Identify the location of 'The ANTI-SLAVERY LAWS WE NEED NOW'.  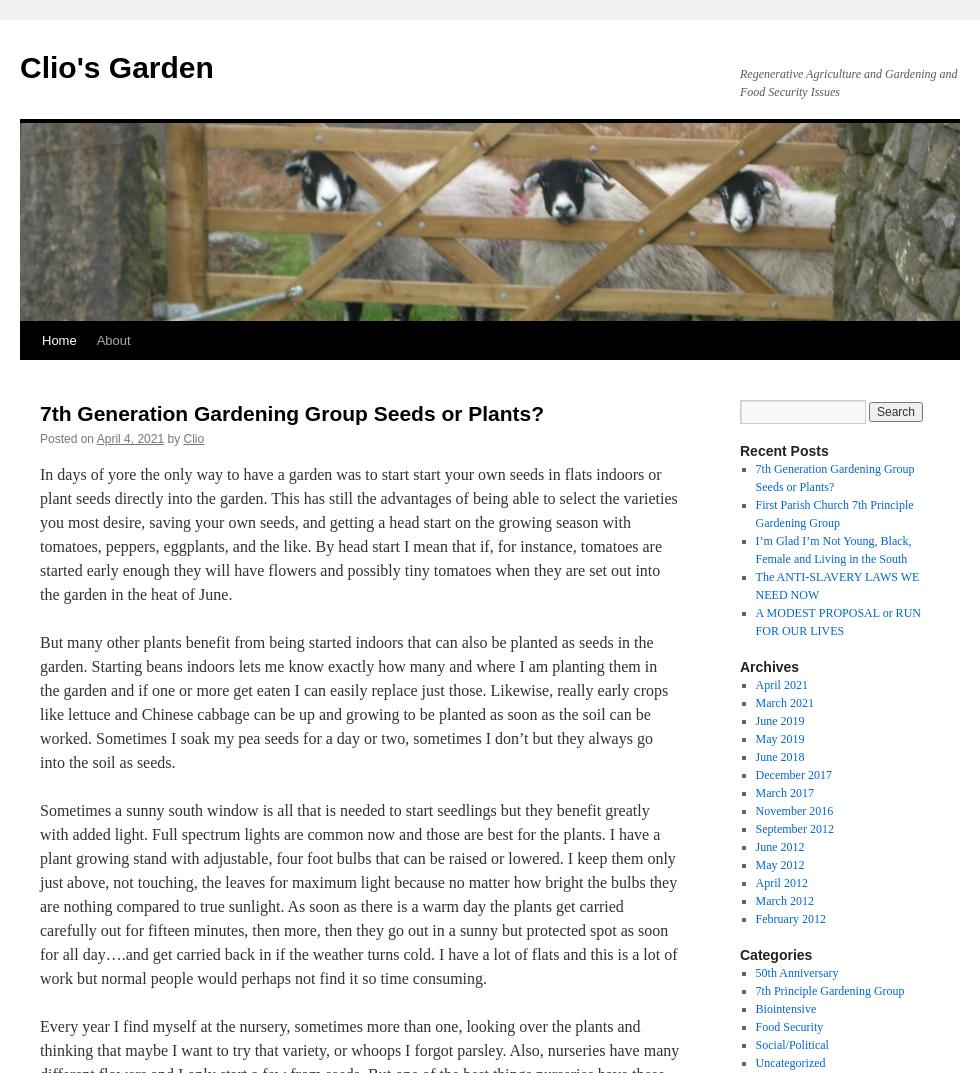
(837, 585).